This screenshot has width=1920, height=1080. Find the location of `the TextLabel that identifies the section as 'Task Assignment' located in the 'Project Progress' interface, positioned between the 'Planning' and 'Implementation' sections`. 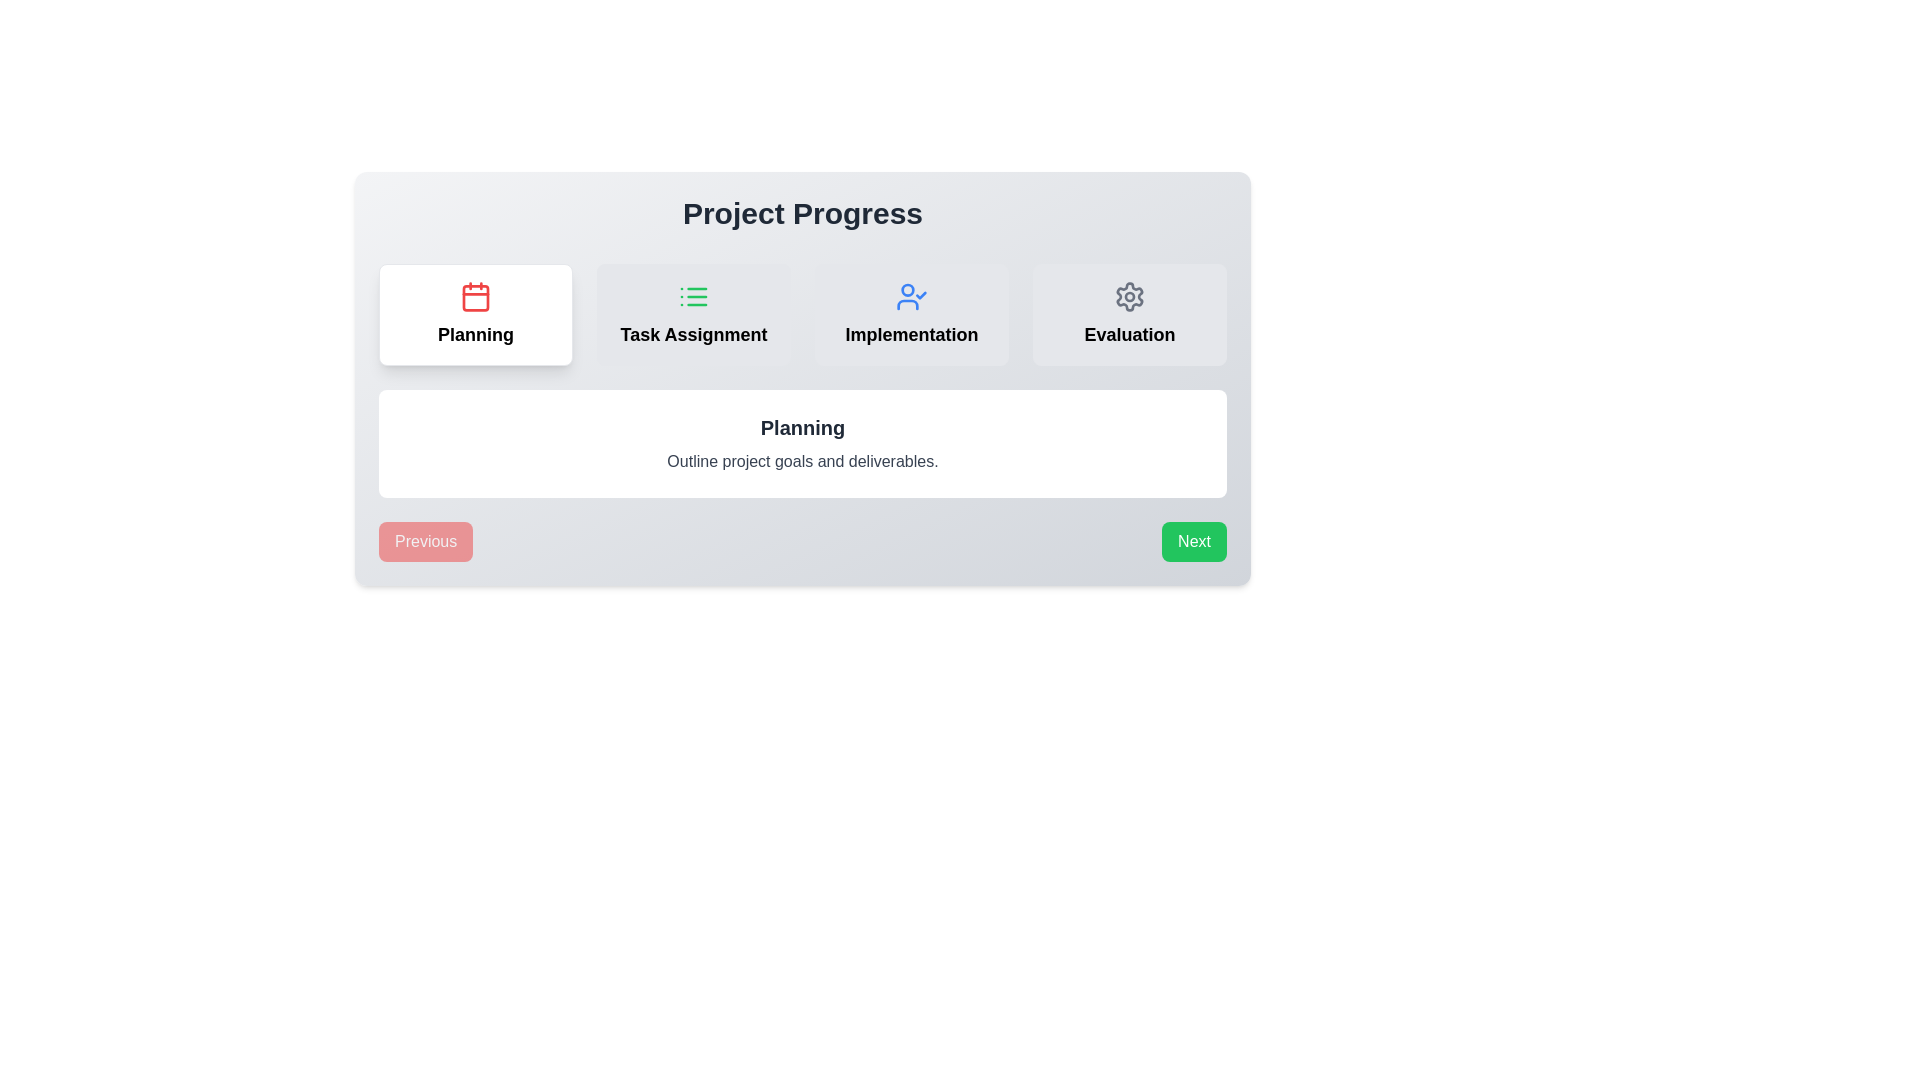

the TextLabel that identifies the section as 'Task Assignment' located in the 'Project Progress' interface, positioned between the 'Planning' and 'Implementation' sections is located at coordinates (694, 334).